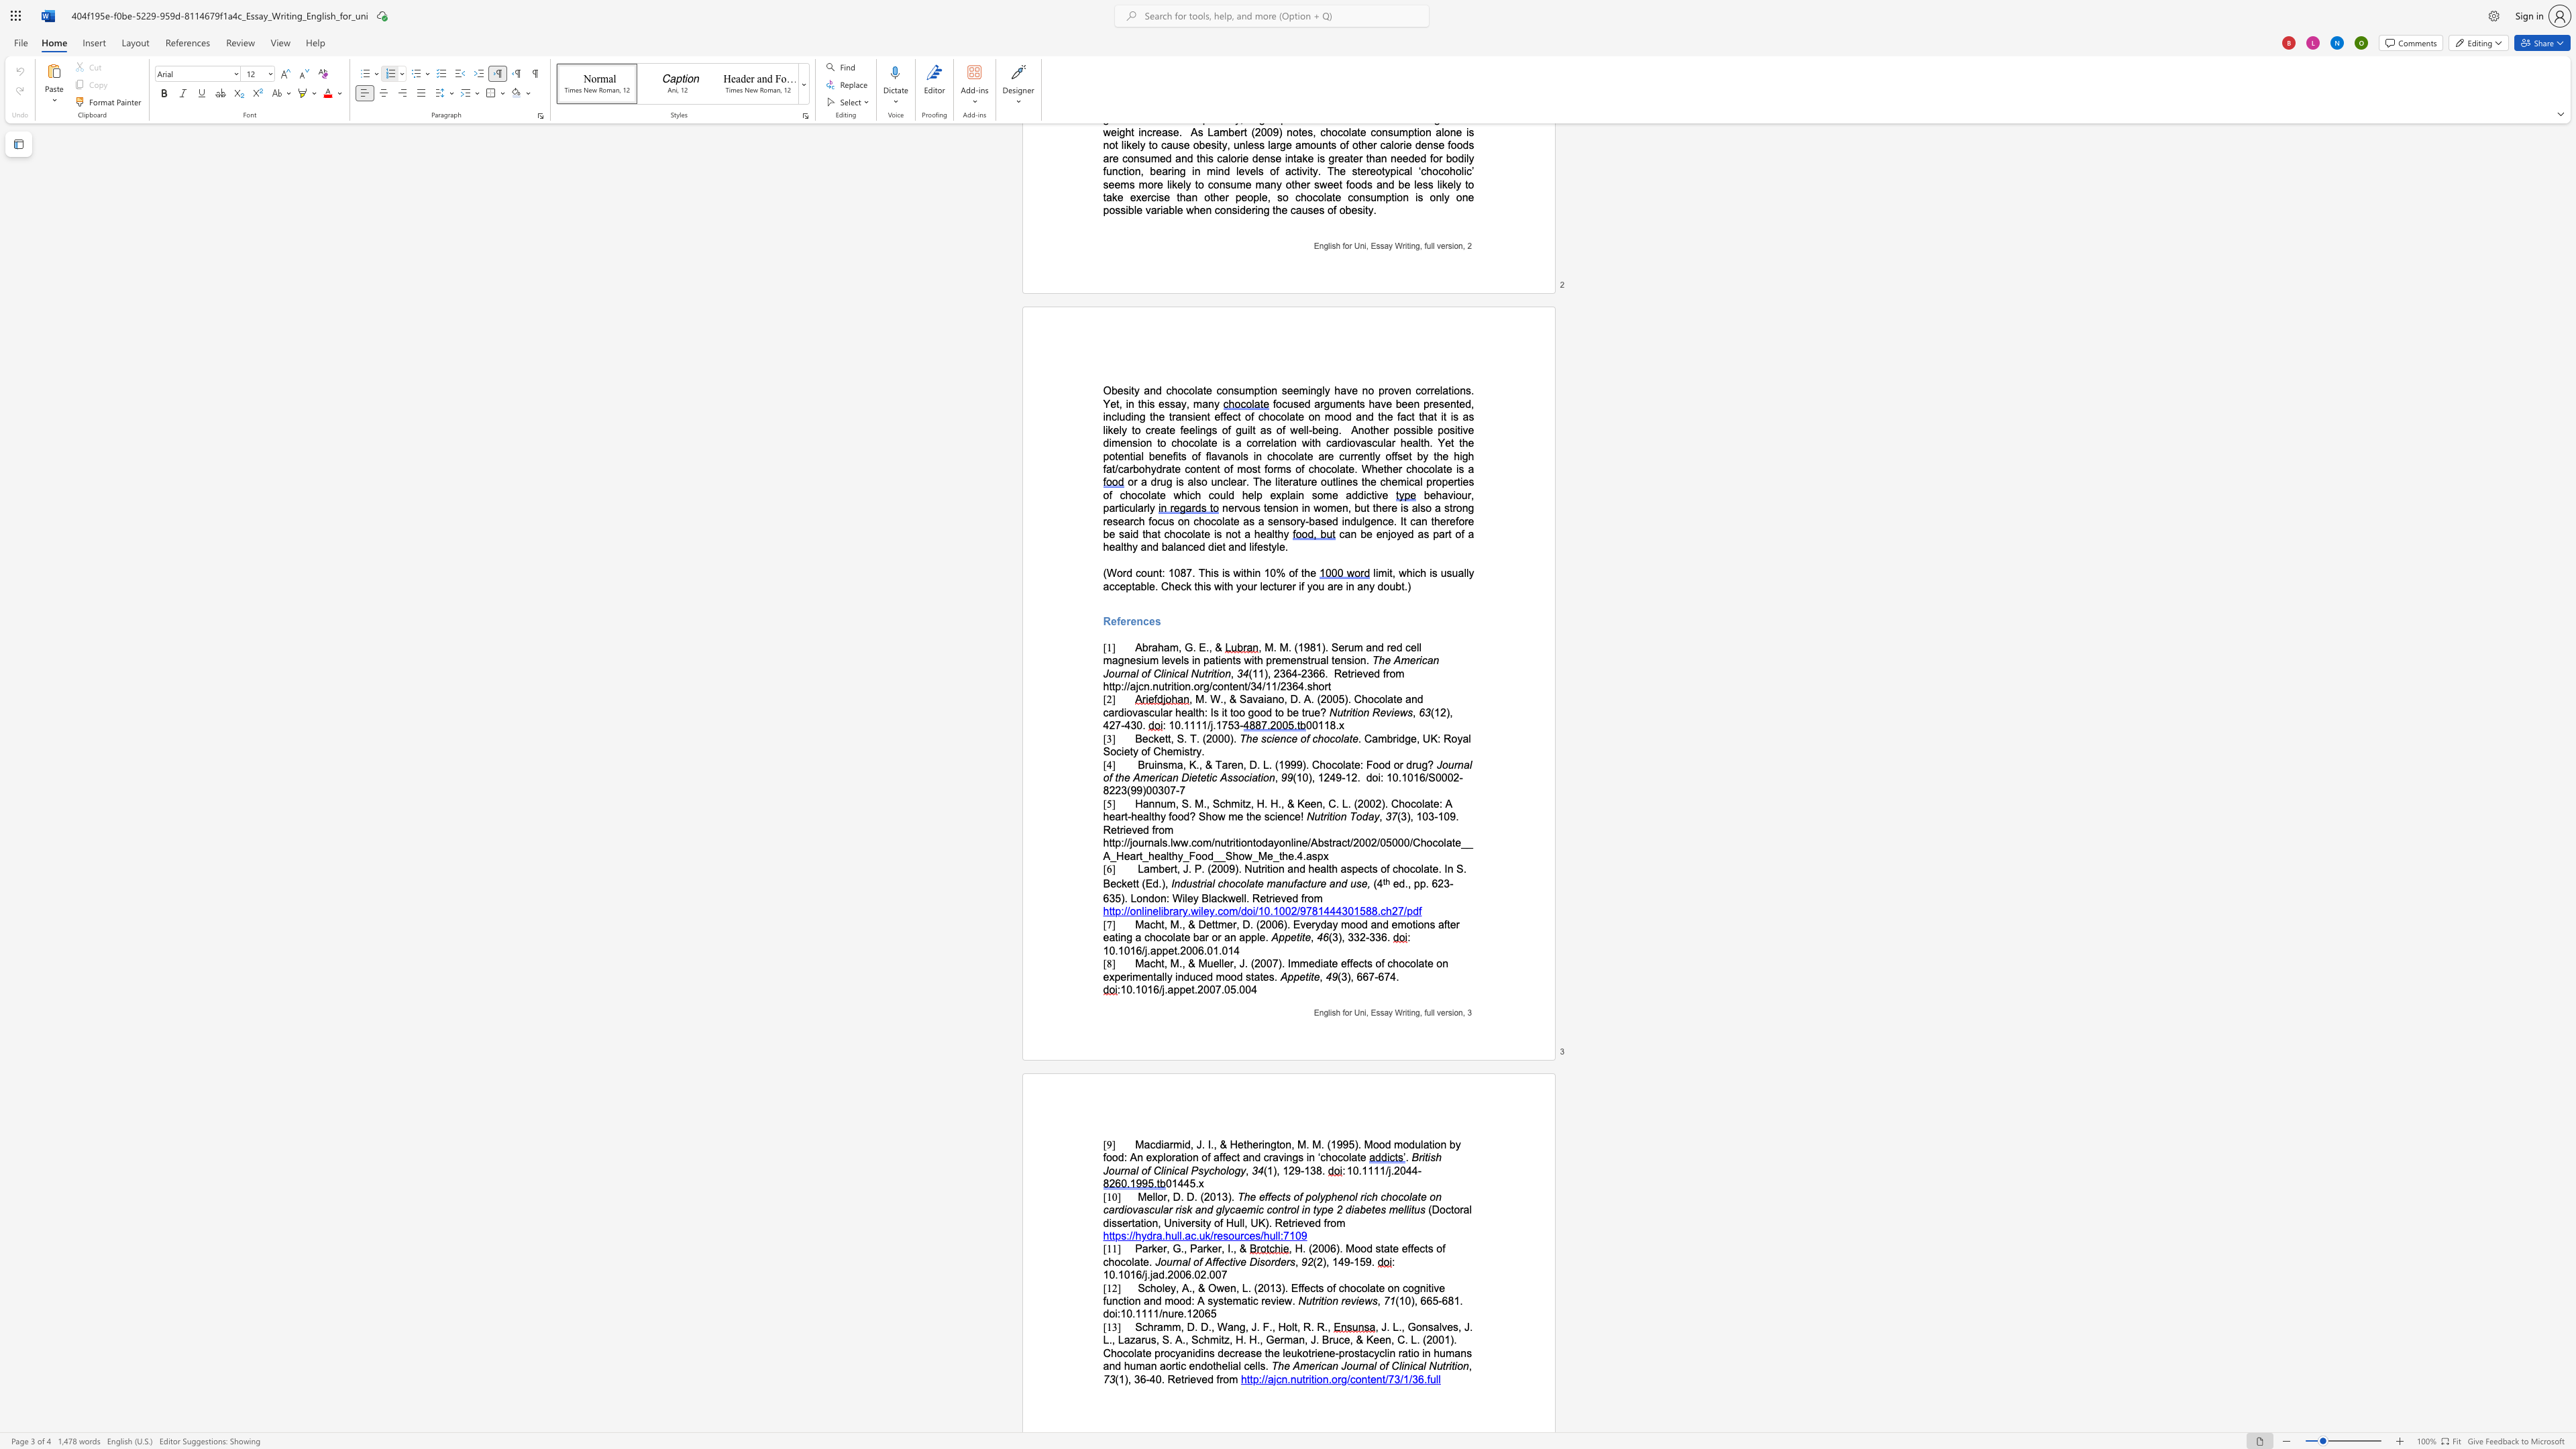 The width and height of the screenshot is (2576, 1449). Describe the element at coordinates (1299, 776) in the screenshot. I see `the 1th character "1" in the text` at that location.